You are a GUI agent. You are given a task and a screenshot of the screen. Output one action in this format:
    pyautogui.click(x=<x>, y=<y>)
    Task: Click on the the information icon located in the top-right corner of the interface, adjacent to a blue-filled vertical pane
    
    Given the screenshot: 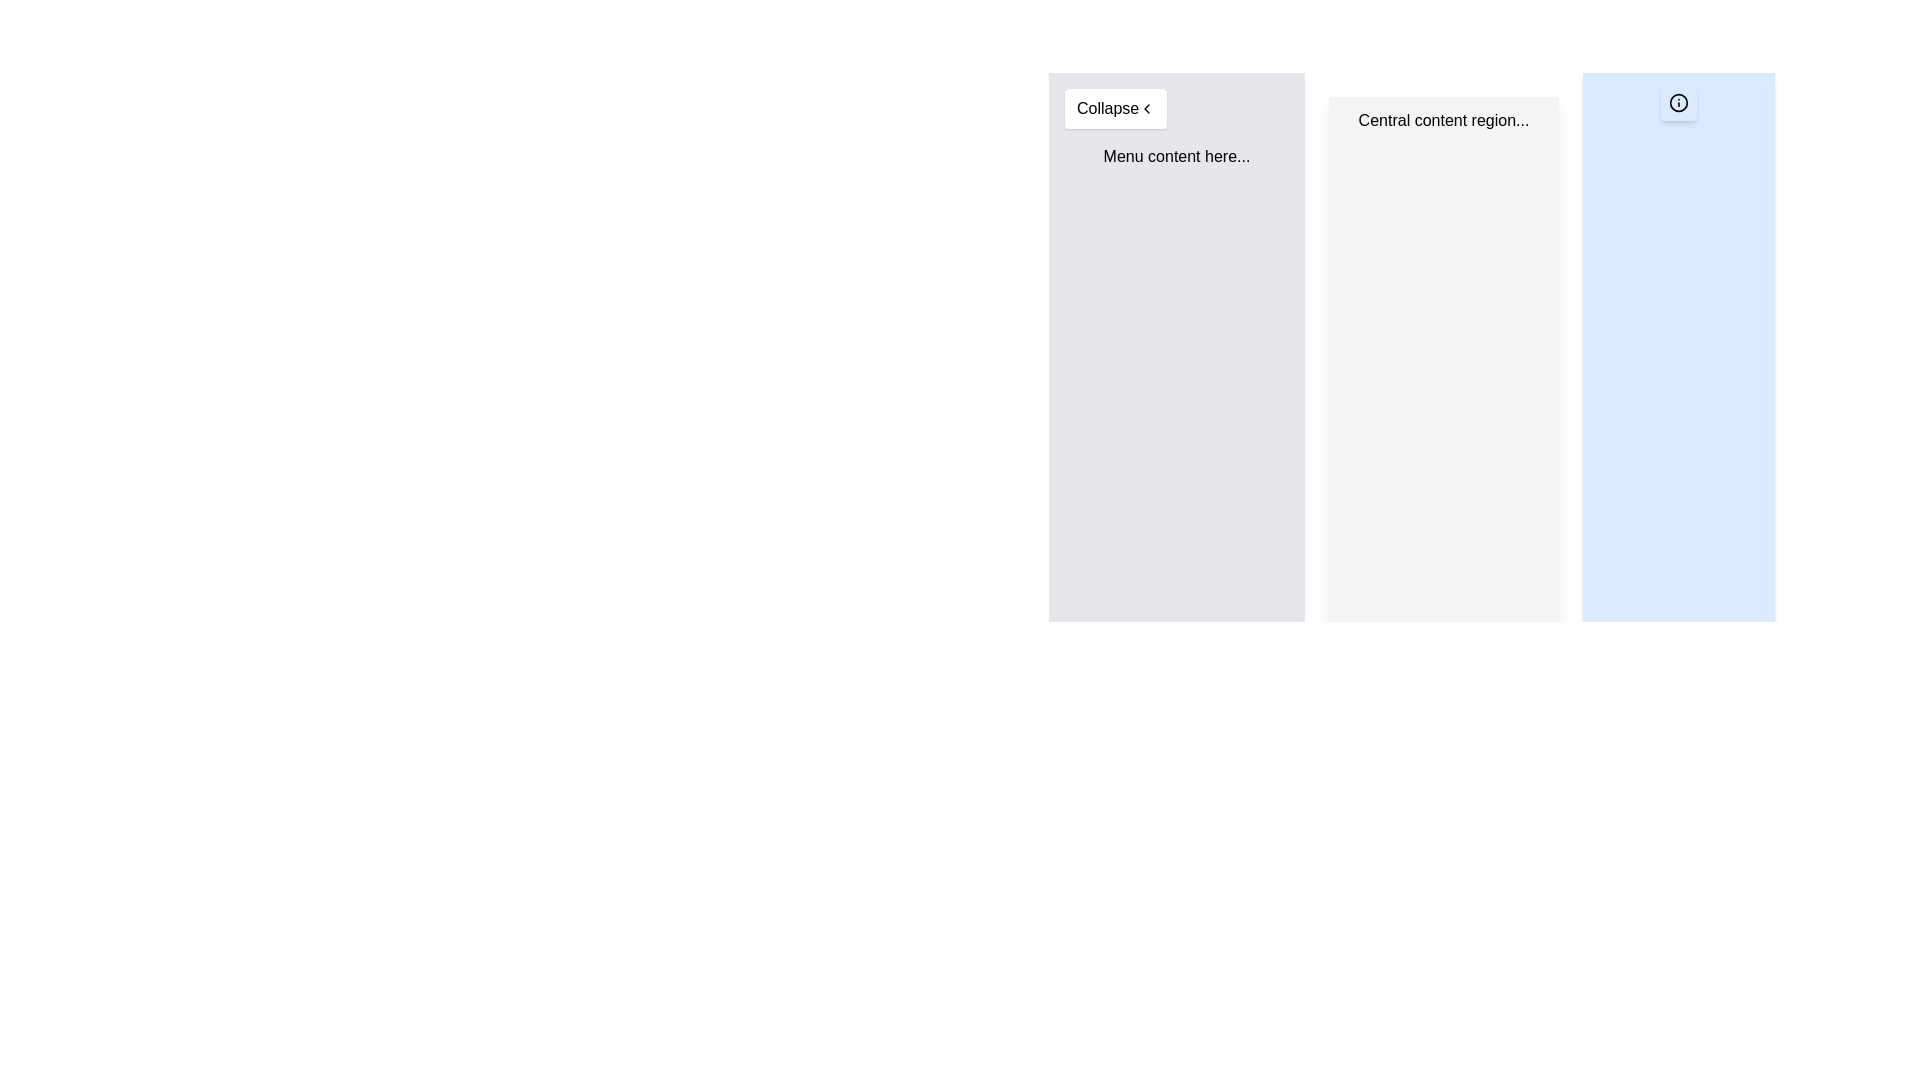 What is the action you would take?
    pyautogui.click(x=1679, y=103)
    